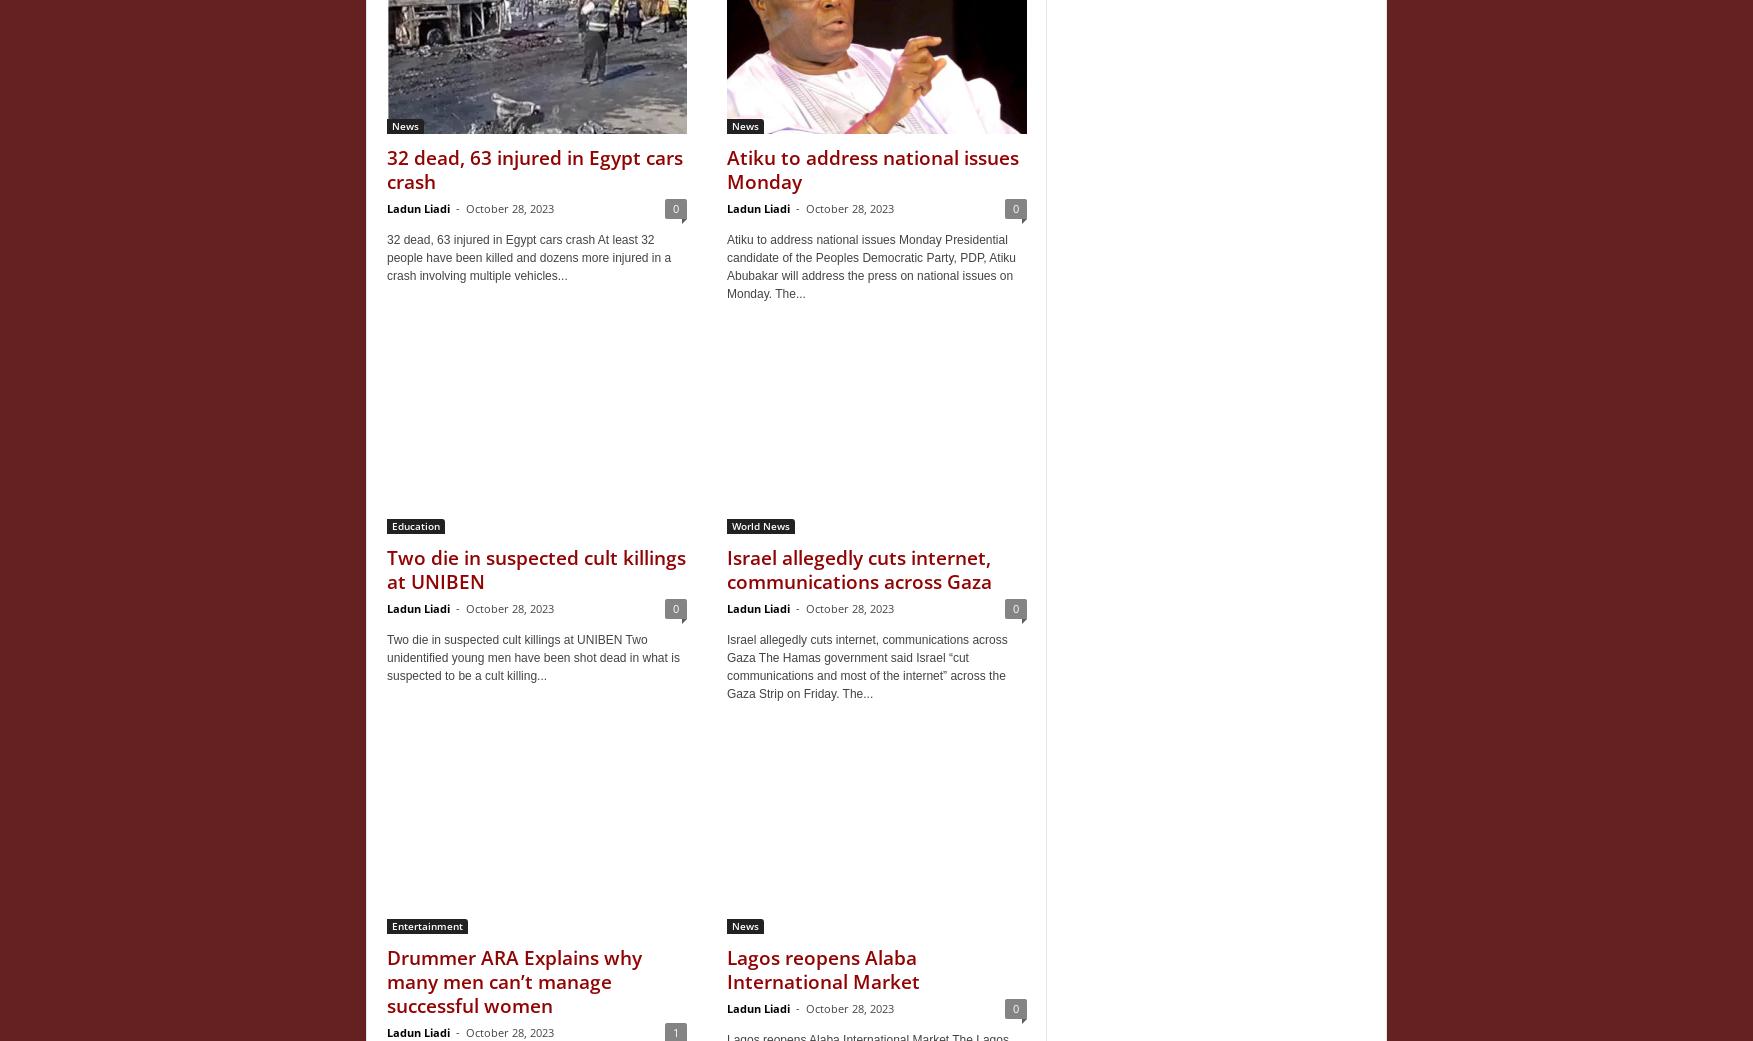 The width and height of the screenshot is (1753, 1041). What do you see at coordinates (426, 924) in the screenshot?
I see `'Entertainment'` at bounding box center [426, 924].